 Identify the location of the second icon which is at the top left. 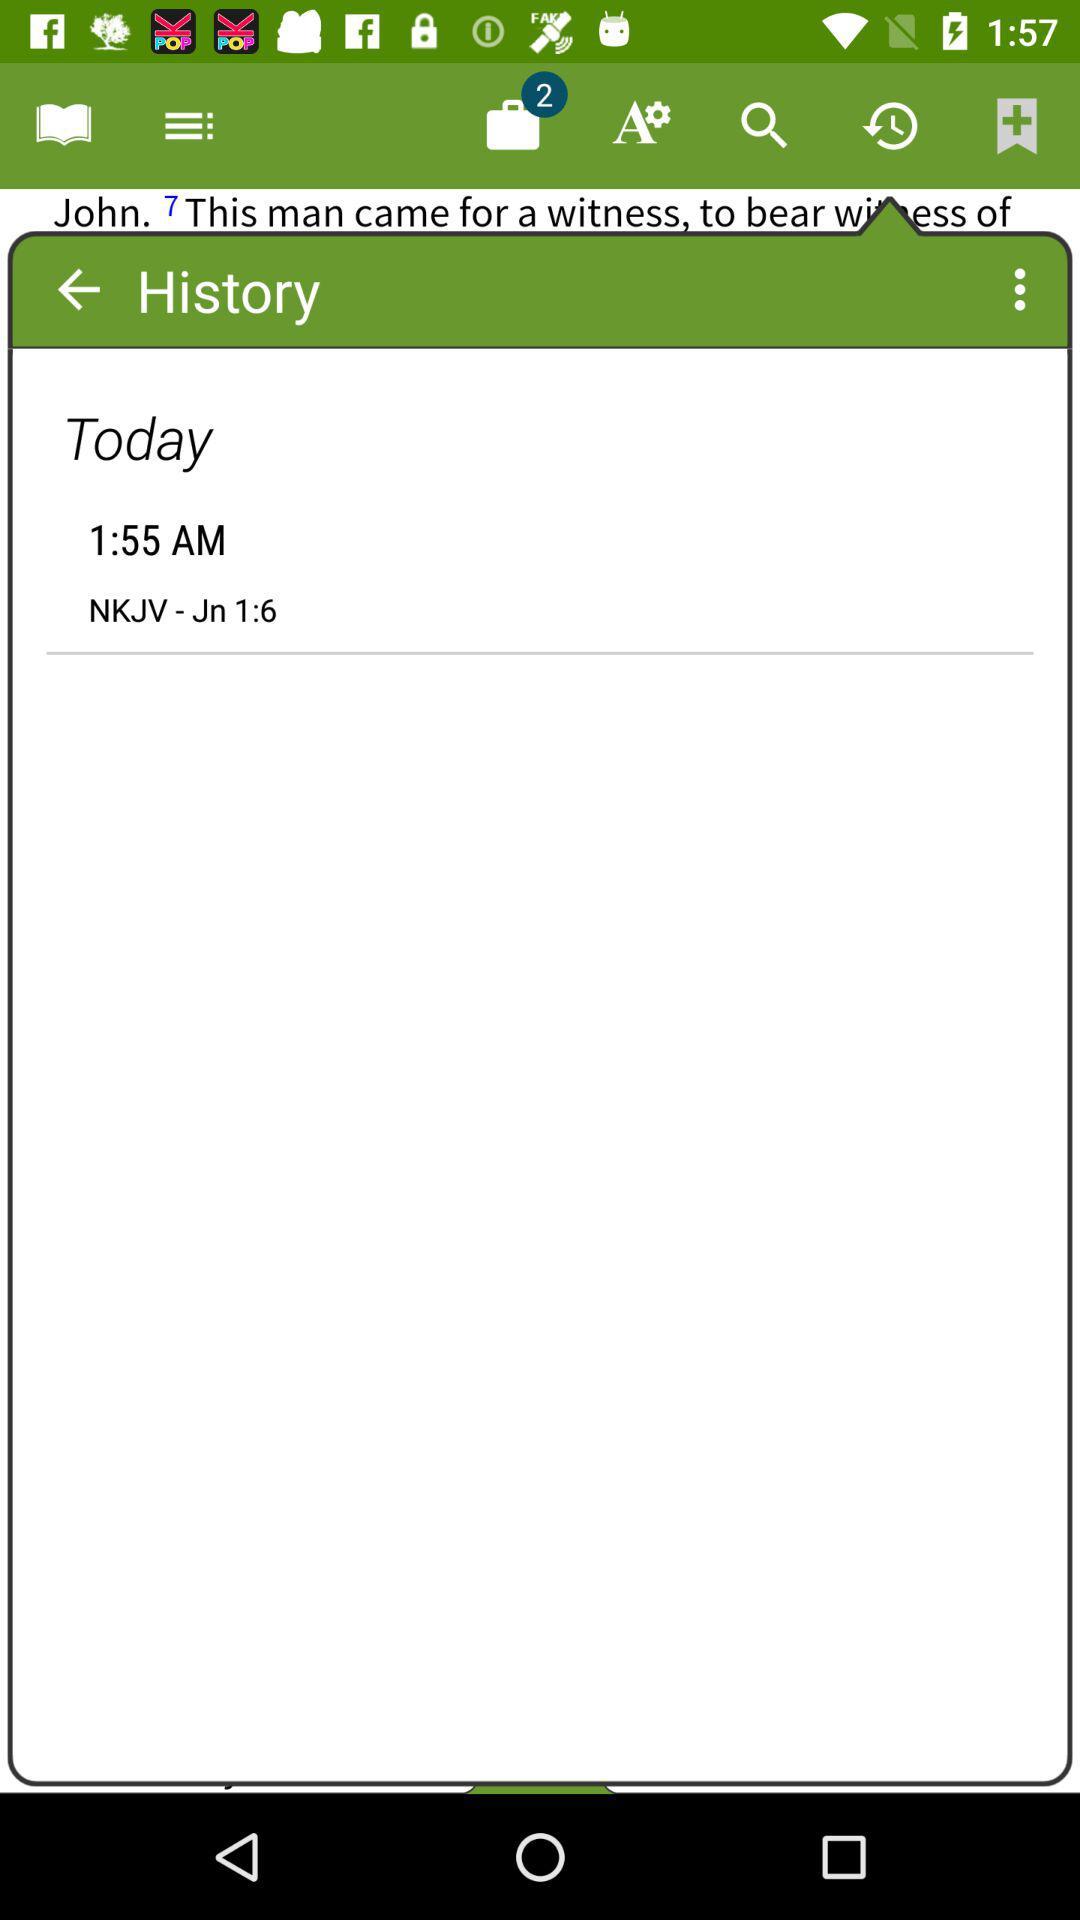
(189, 124).